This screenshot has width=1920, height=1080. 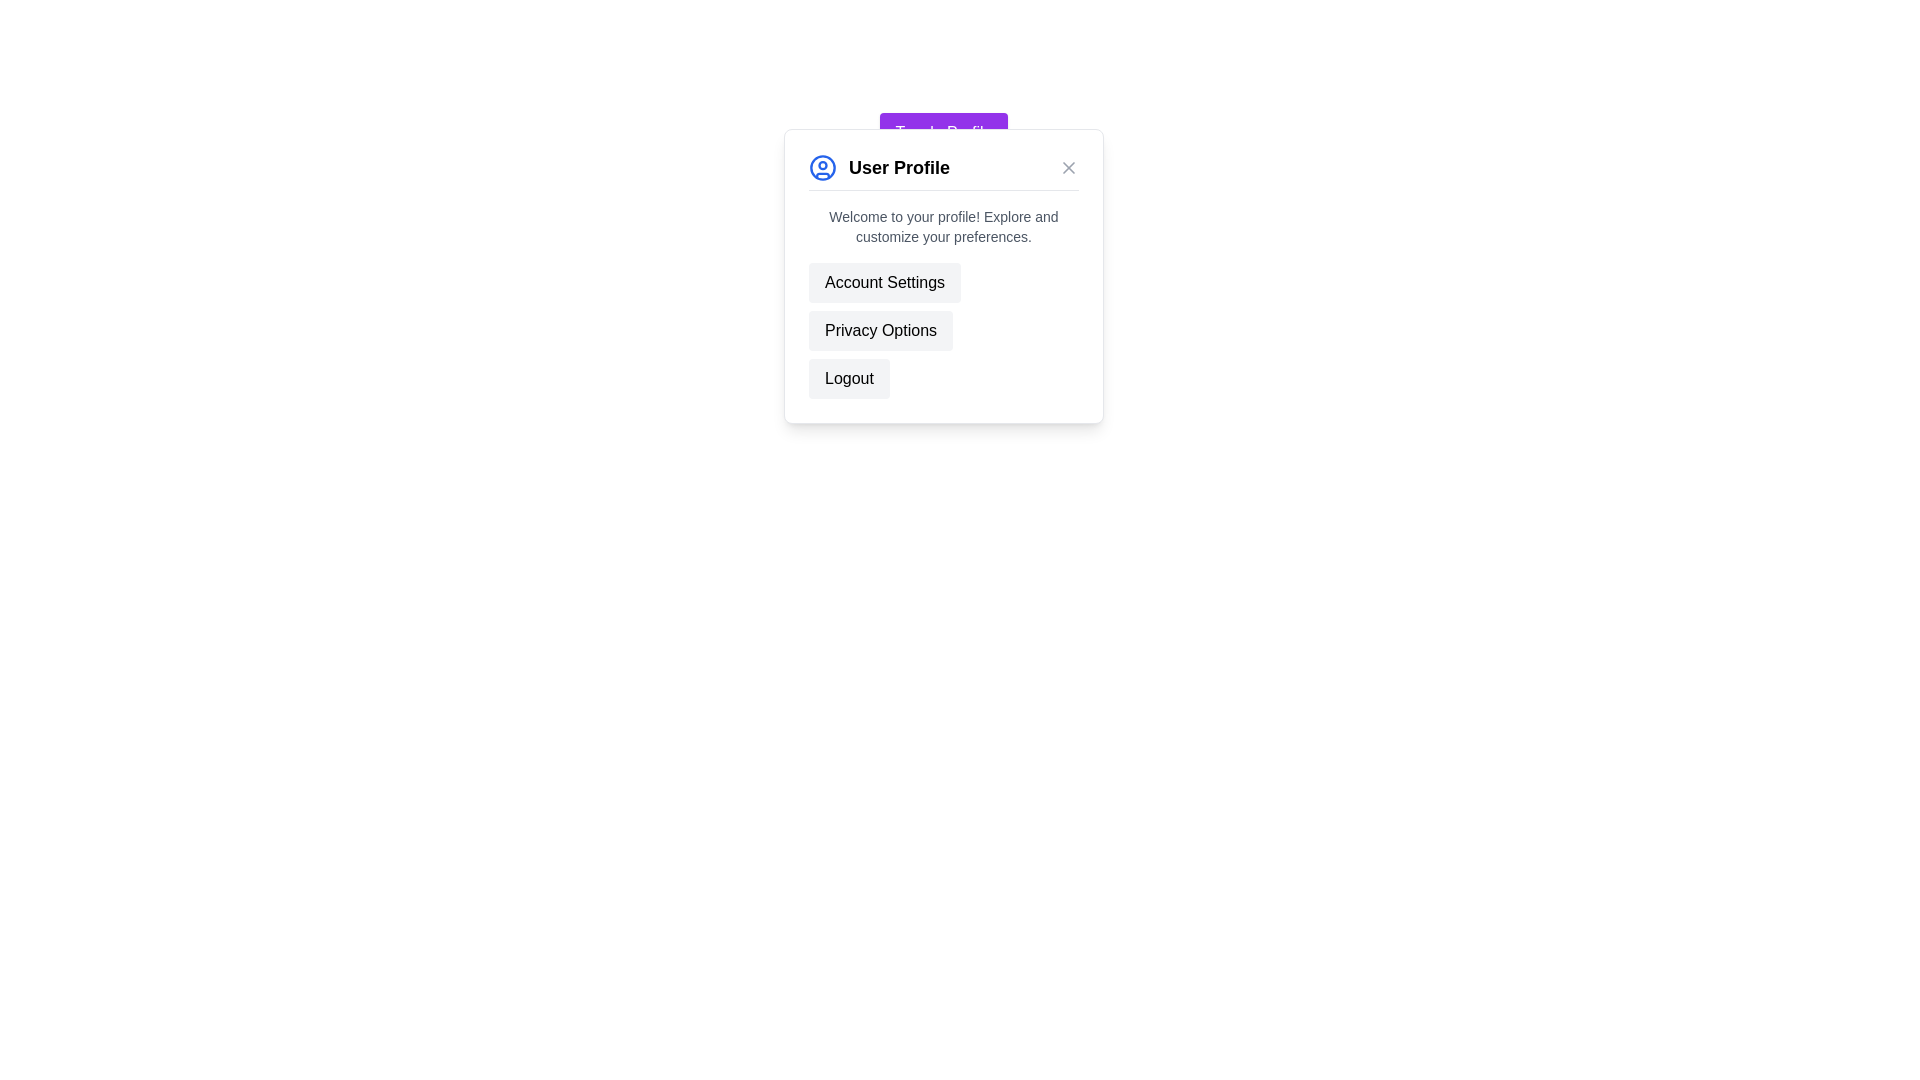 I want to click on the 'Privacy Options' button, which is the second item in the vertical list under the 'User Profile' section, so click(x=880, y=330).